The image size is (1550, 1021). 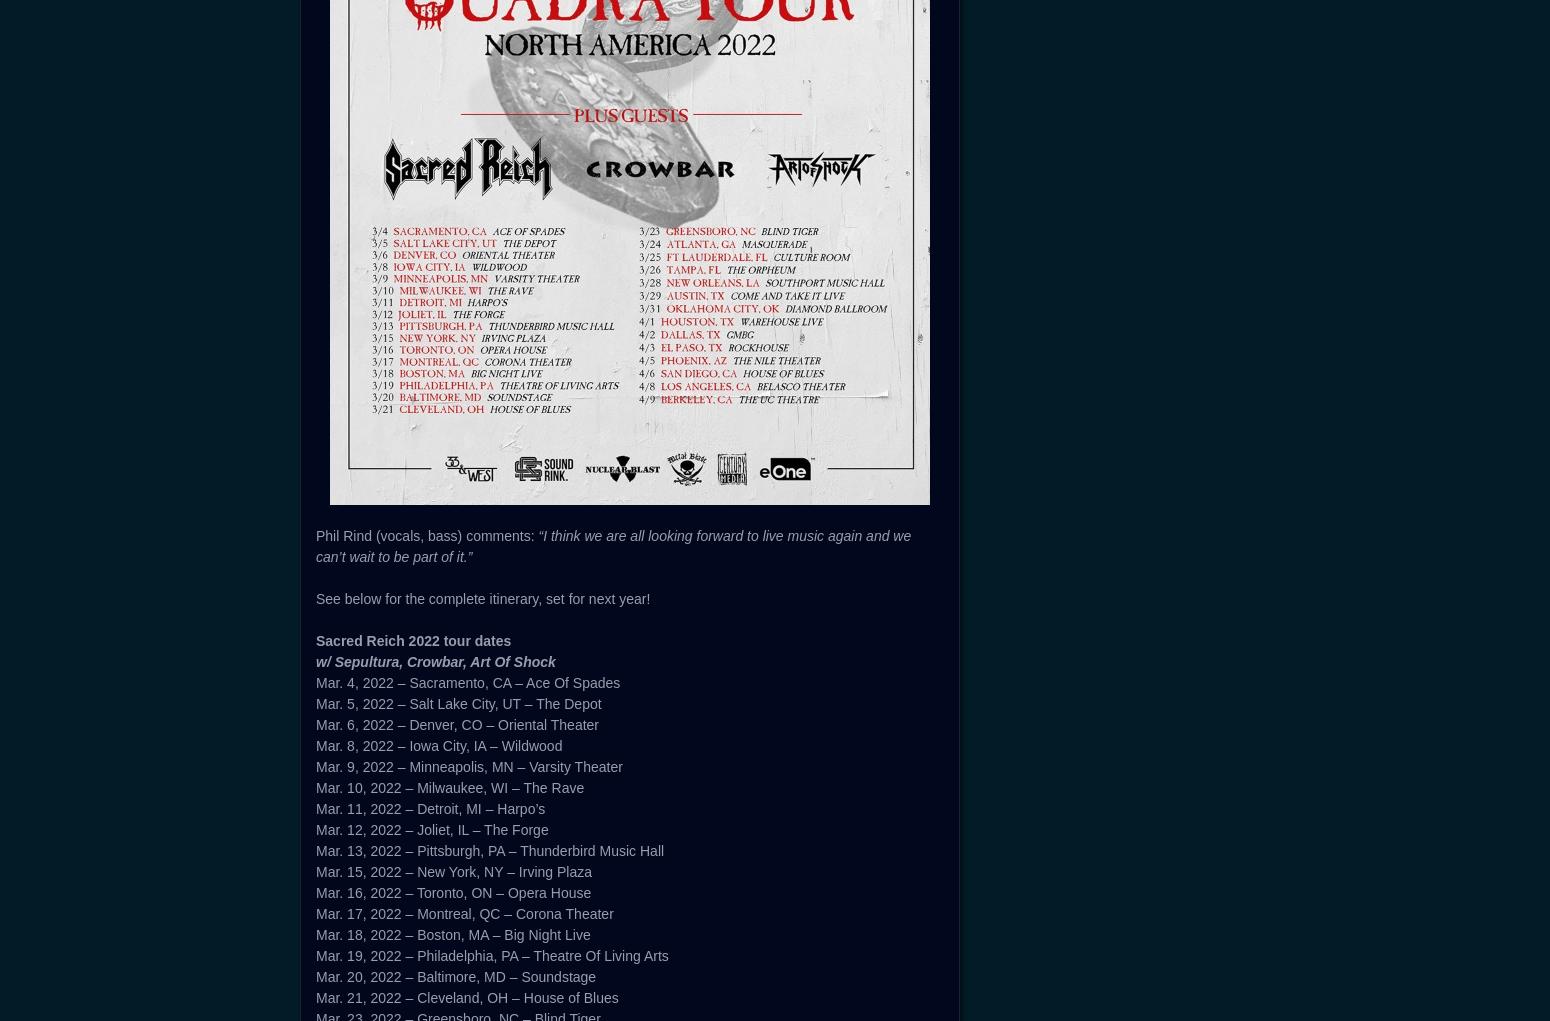 What do you see at coordinates (458, 703) in the screenshot?
I see `'Mar. 5, 2022 – Salt Lake City, UT – The Depot'` at bounding box center [458, 703].